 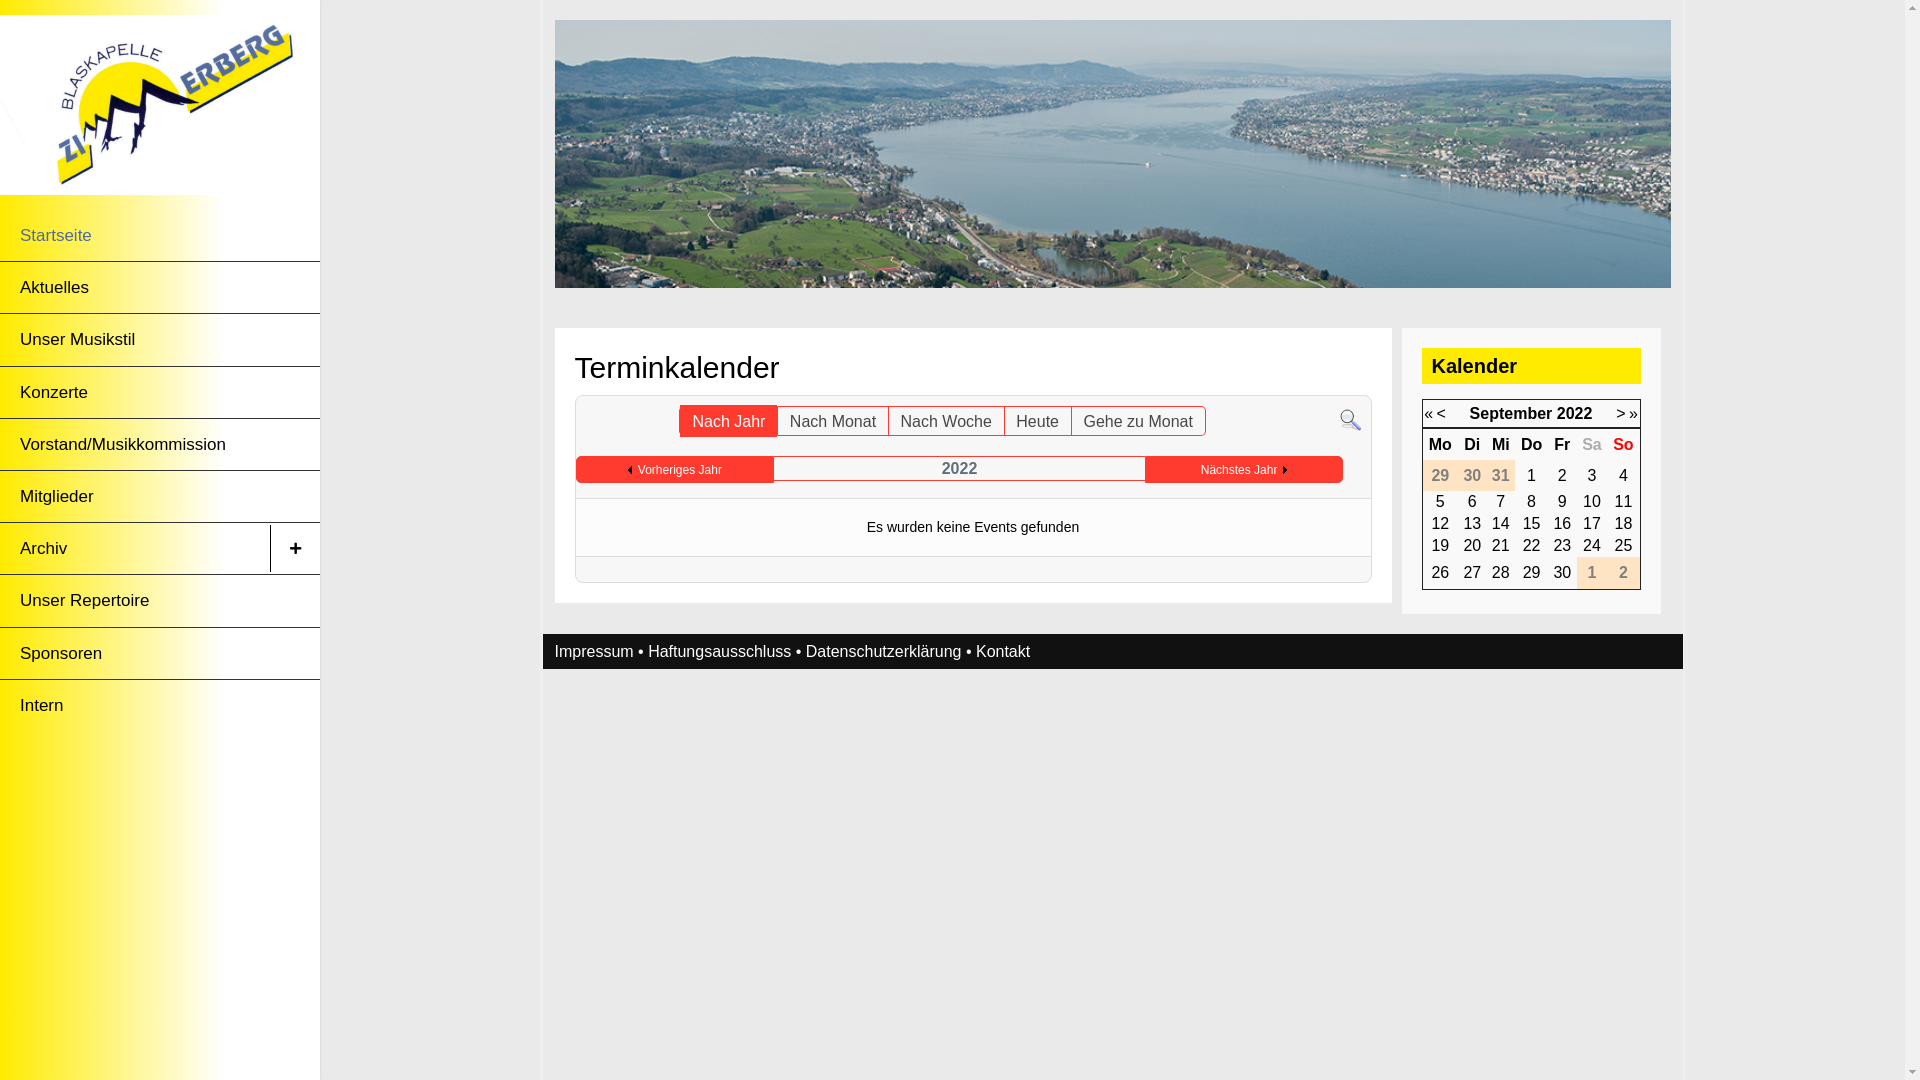 I want to click on '28', so click(x=1492, y=572).